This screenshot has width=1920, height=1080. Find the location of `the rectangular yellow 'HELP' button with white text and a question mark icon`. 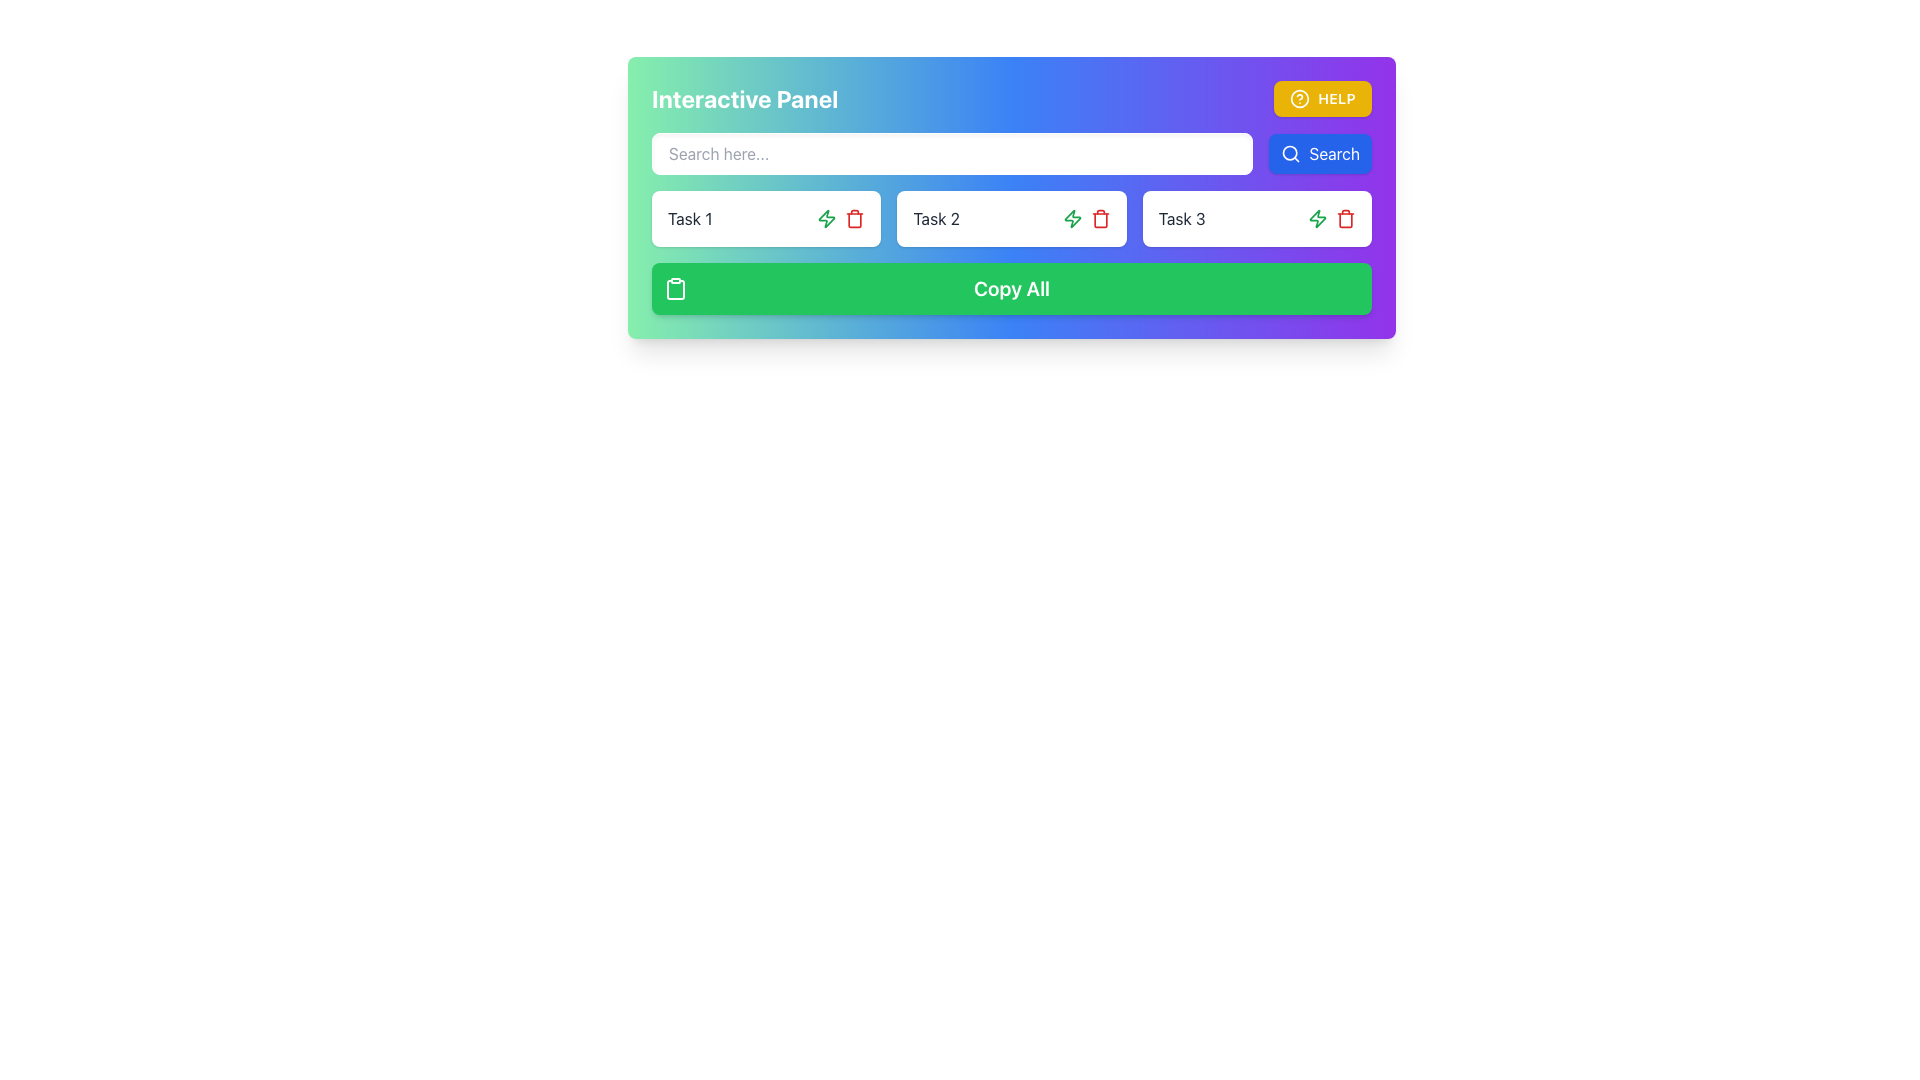

the rectangular yellow 'HELP' button with white text and a question mark icon is located at coordinates (1323, 99).